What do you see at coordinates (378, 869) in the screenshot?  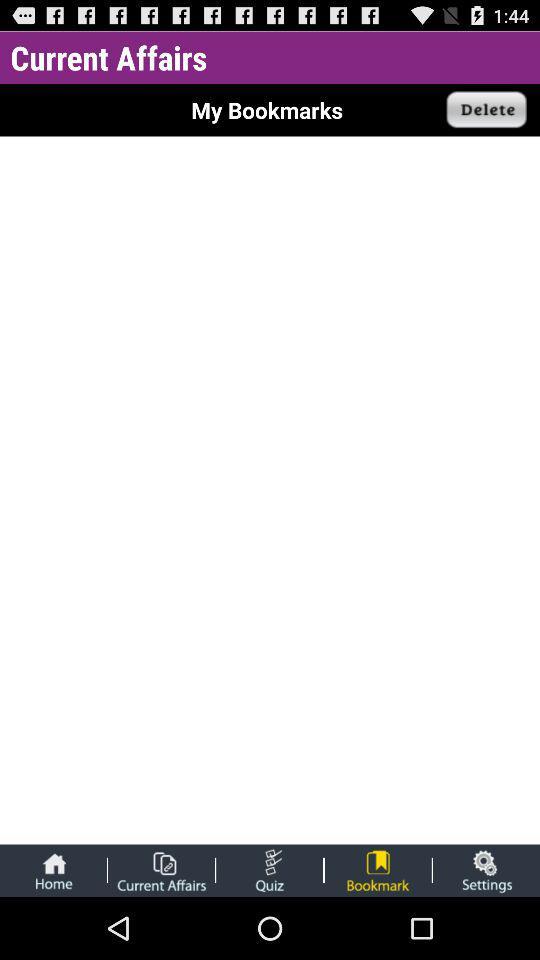 I see `bookmark option` at bounding box center [378, 869].